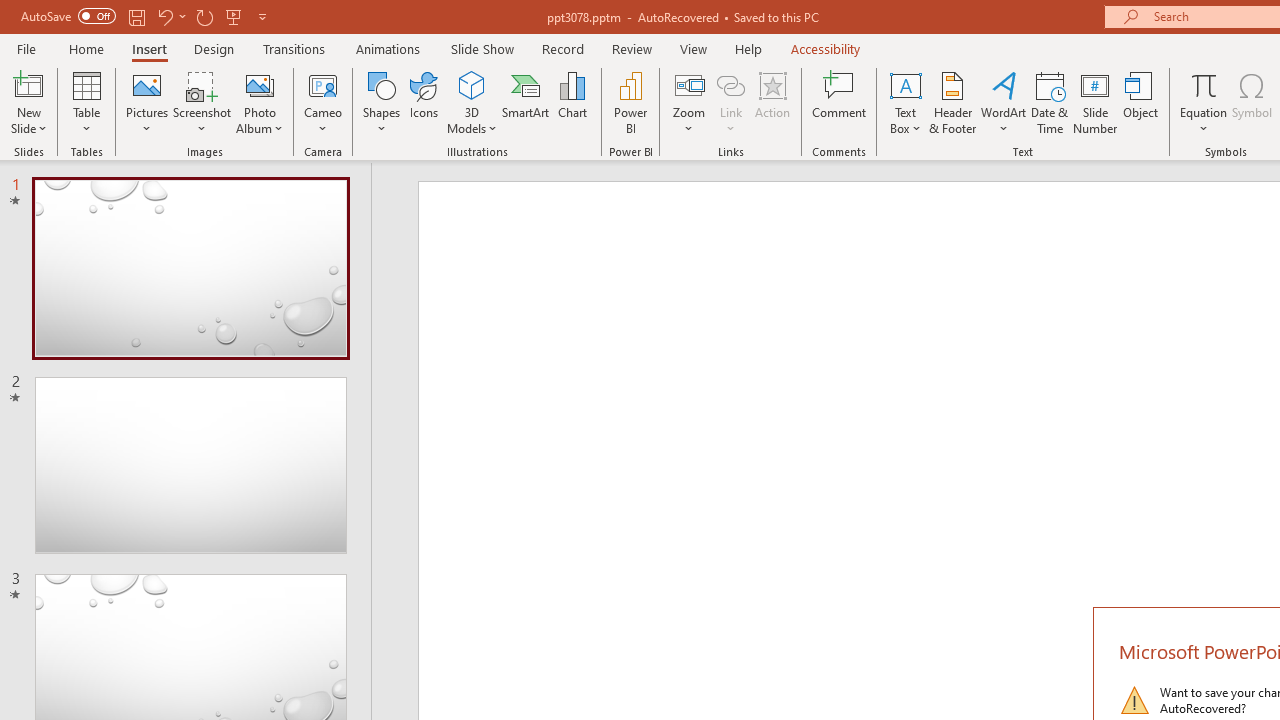  I want to click on 'Photo Album...', so click(258, 103).